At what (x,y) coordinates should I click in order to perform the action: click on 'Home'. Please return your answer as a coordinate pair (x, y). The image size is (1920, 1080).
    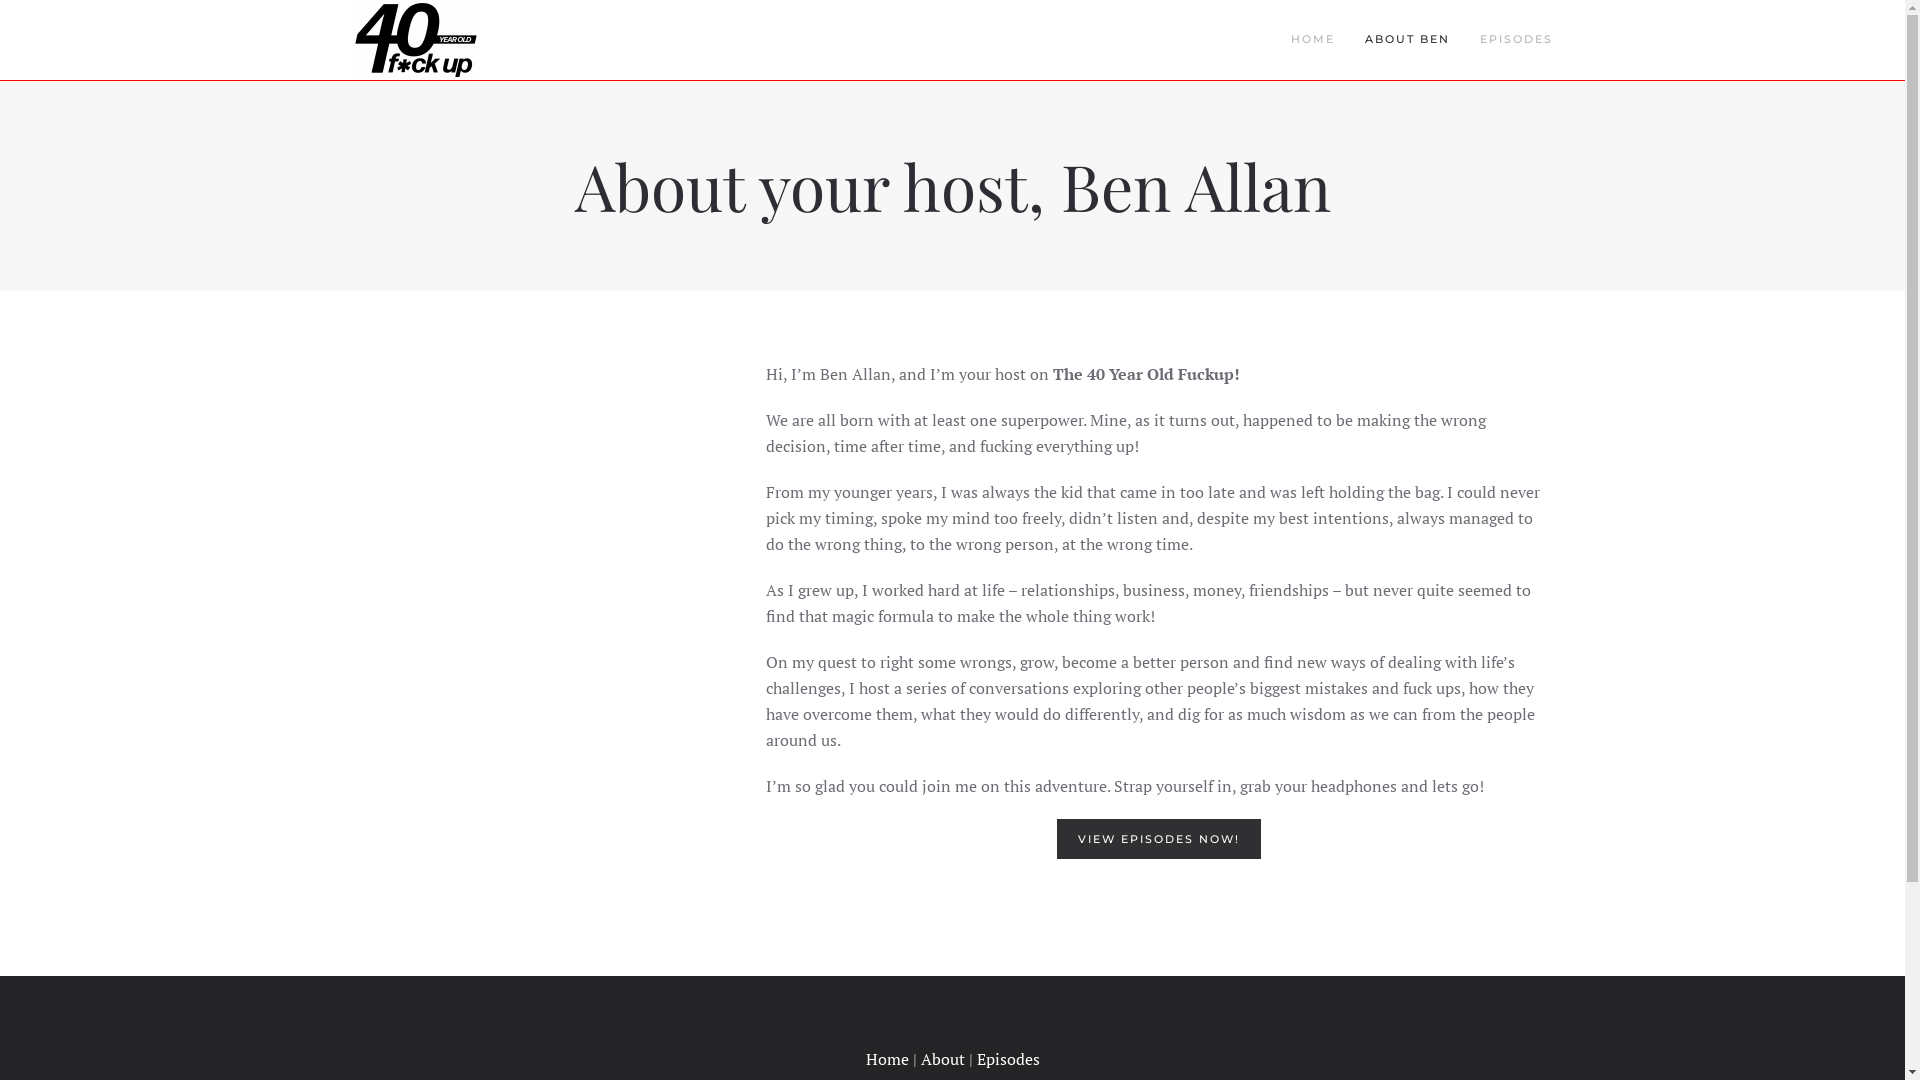
    Looking at the image, I should click on (886, 1058).